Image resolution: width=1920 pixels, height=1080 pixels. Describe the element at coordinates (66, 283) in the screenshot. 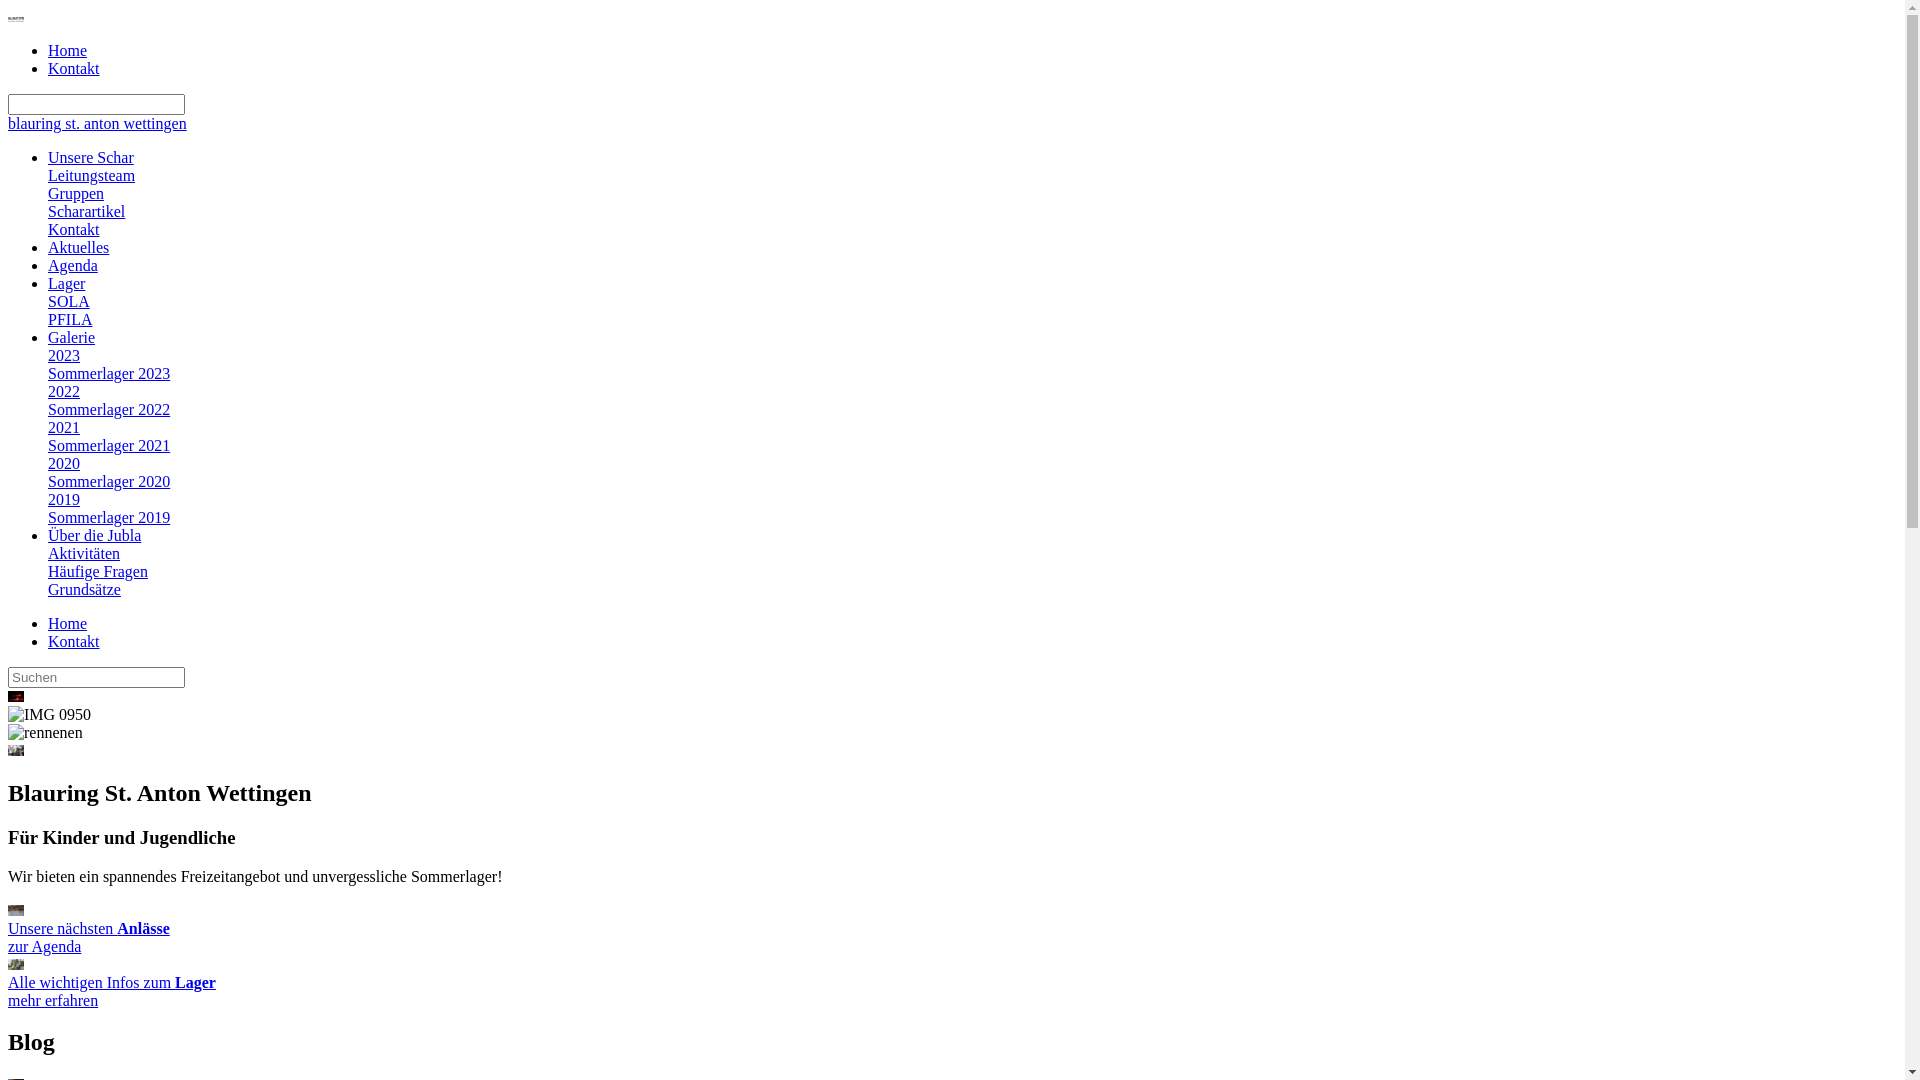

I see `'Lager'` at that location.